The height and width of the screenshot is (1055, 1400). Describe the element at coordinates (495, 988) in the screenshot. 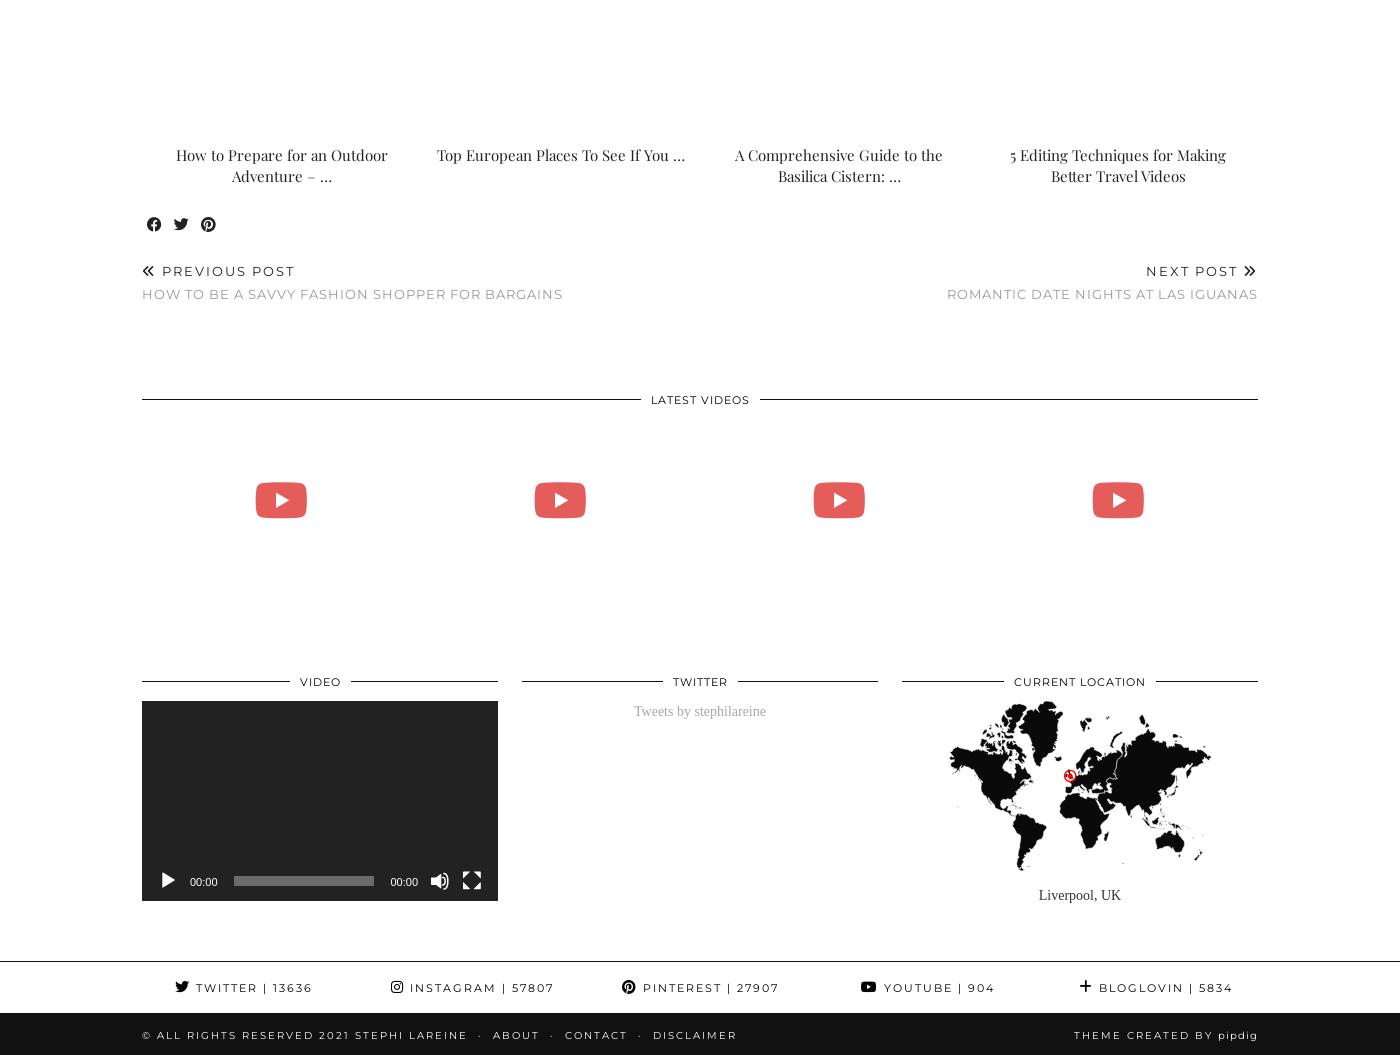

I see `'| 57807'` at that location.